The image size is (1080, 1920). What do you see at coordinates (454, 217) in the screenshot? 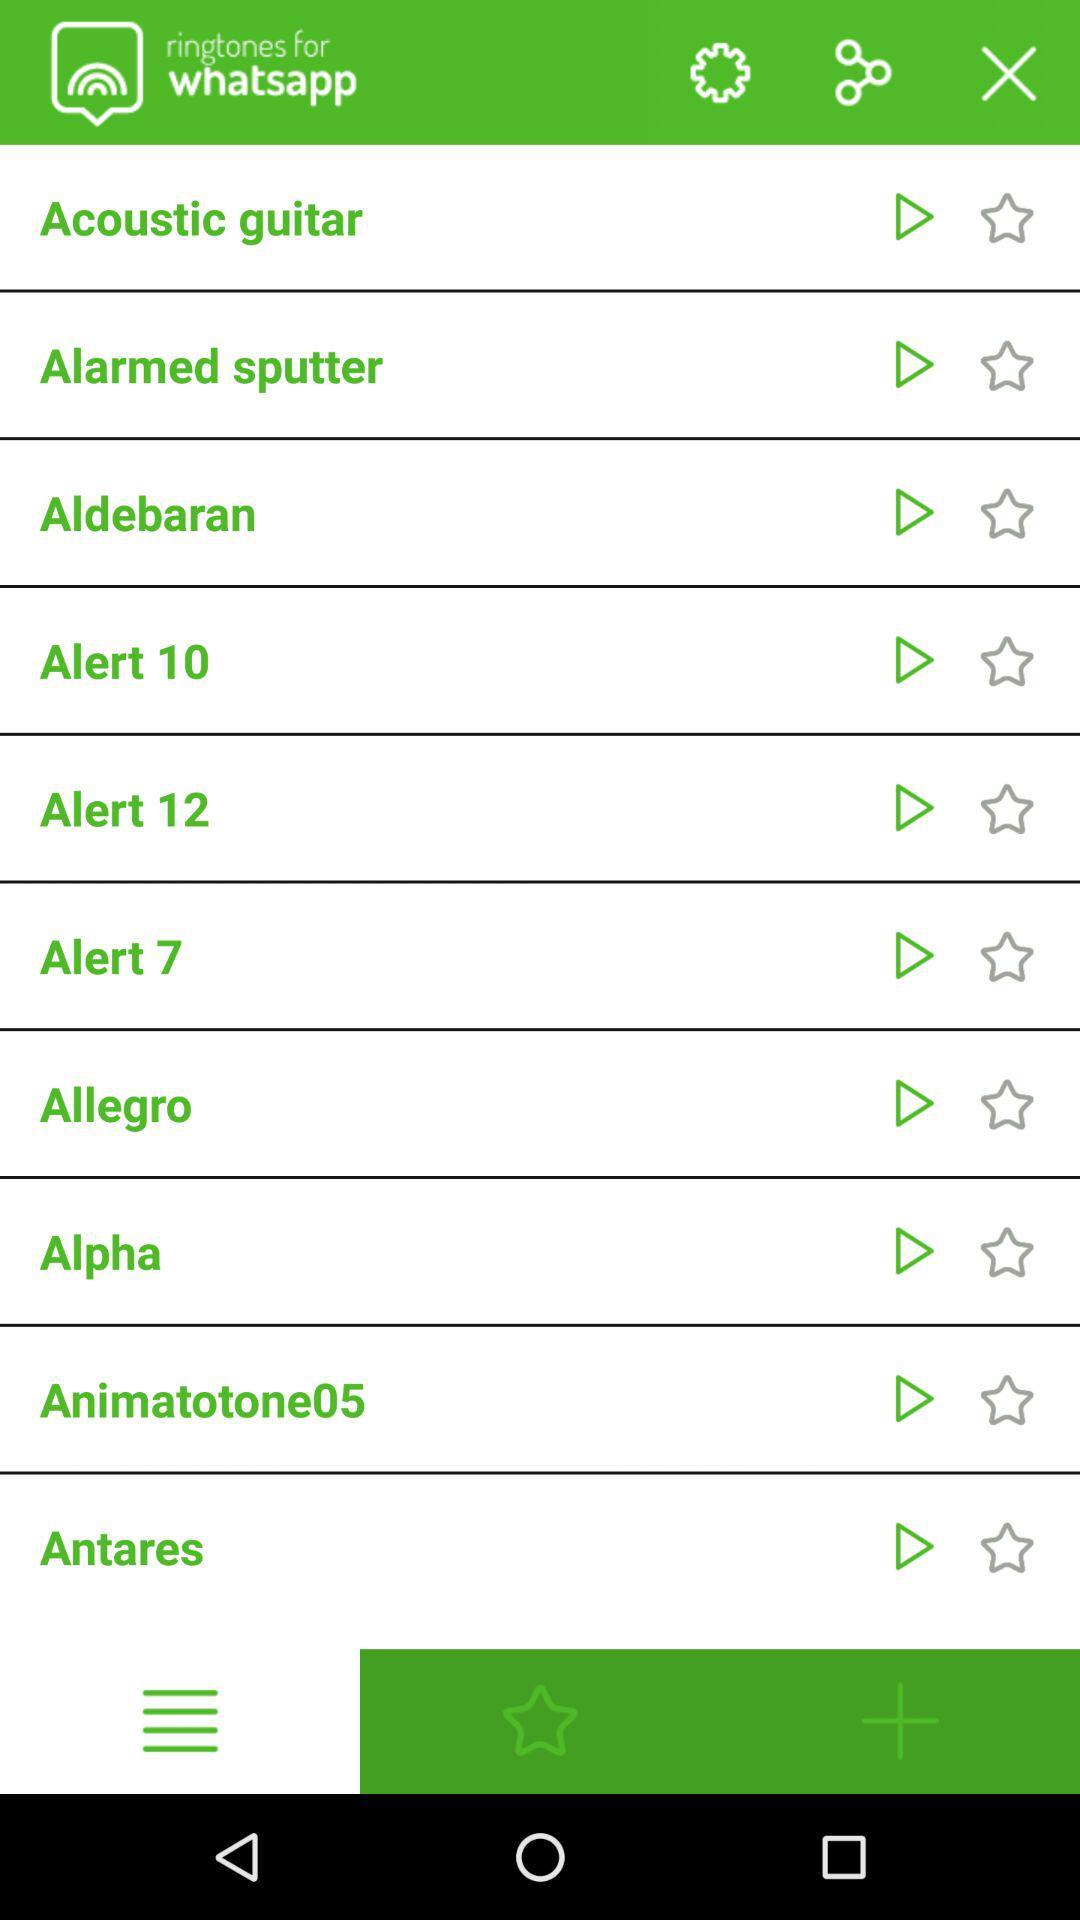
I see `the acoustic guitar app` at bounding box center [454, 217].